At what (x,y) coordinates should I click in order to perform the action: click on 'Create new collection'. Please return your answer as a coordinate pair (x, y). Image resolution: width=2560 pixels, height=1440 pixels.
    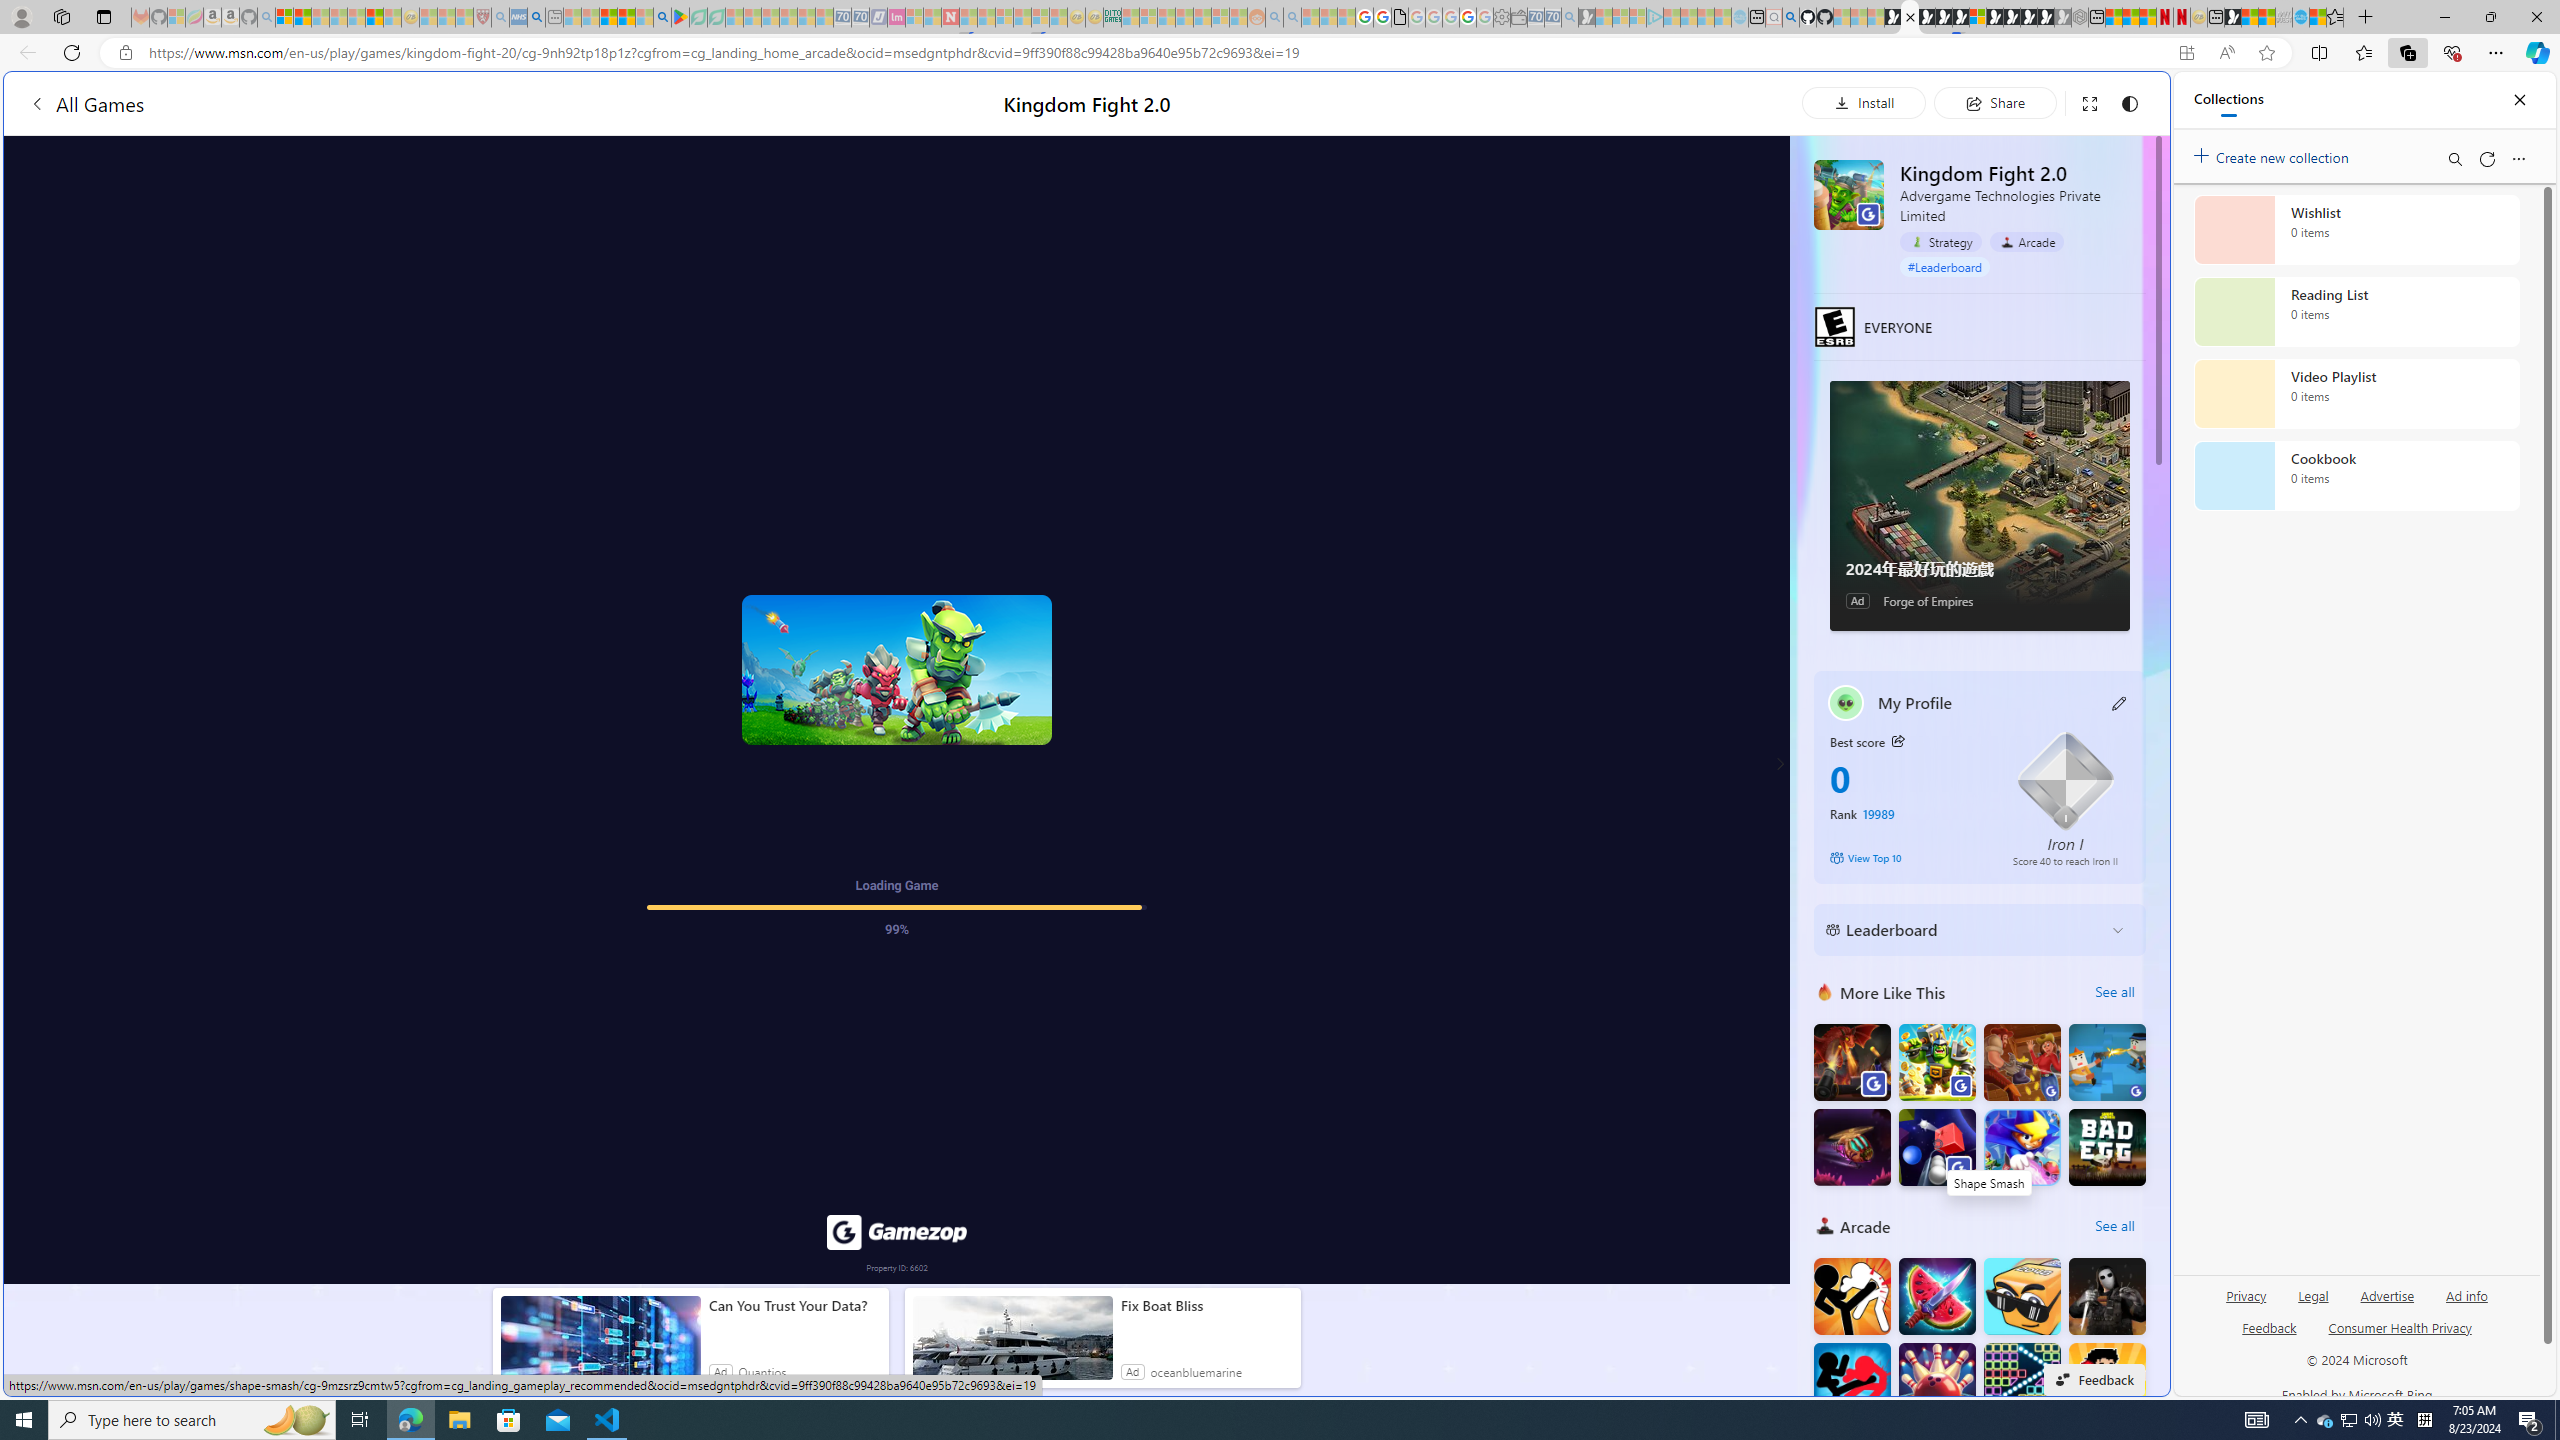
    Looking at the image, I should click on (2274, 153).